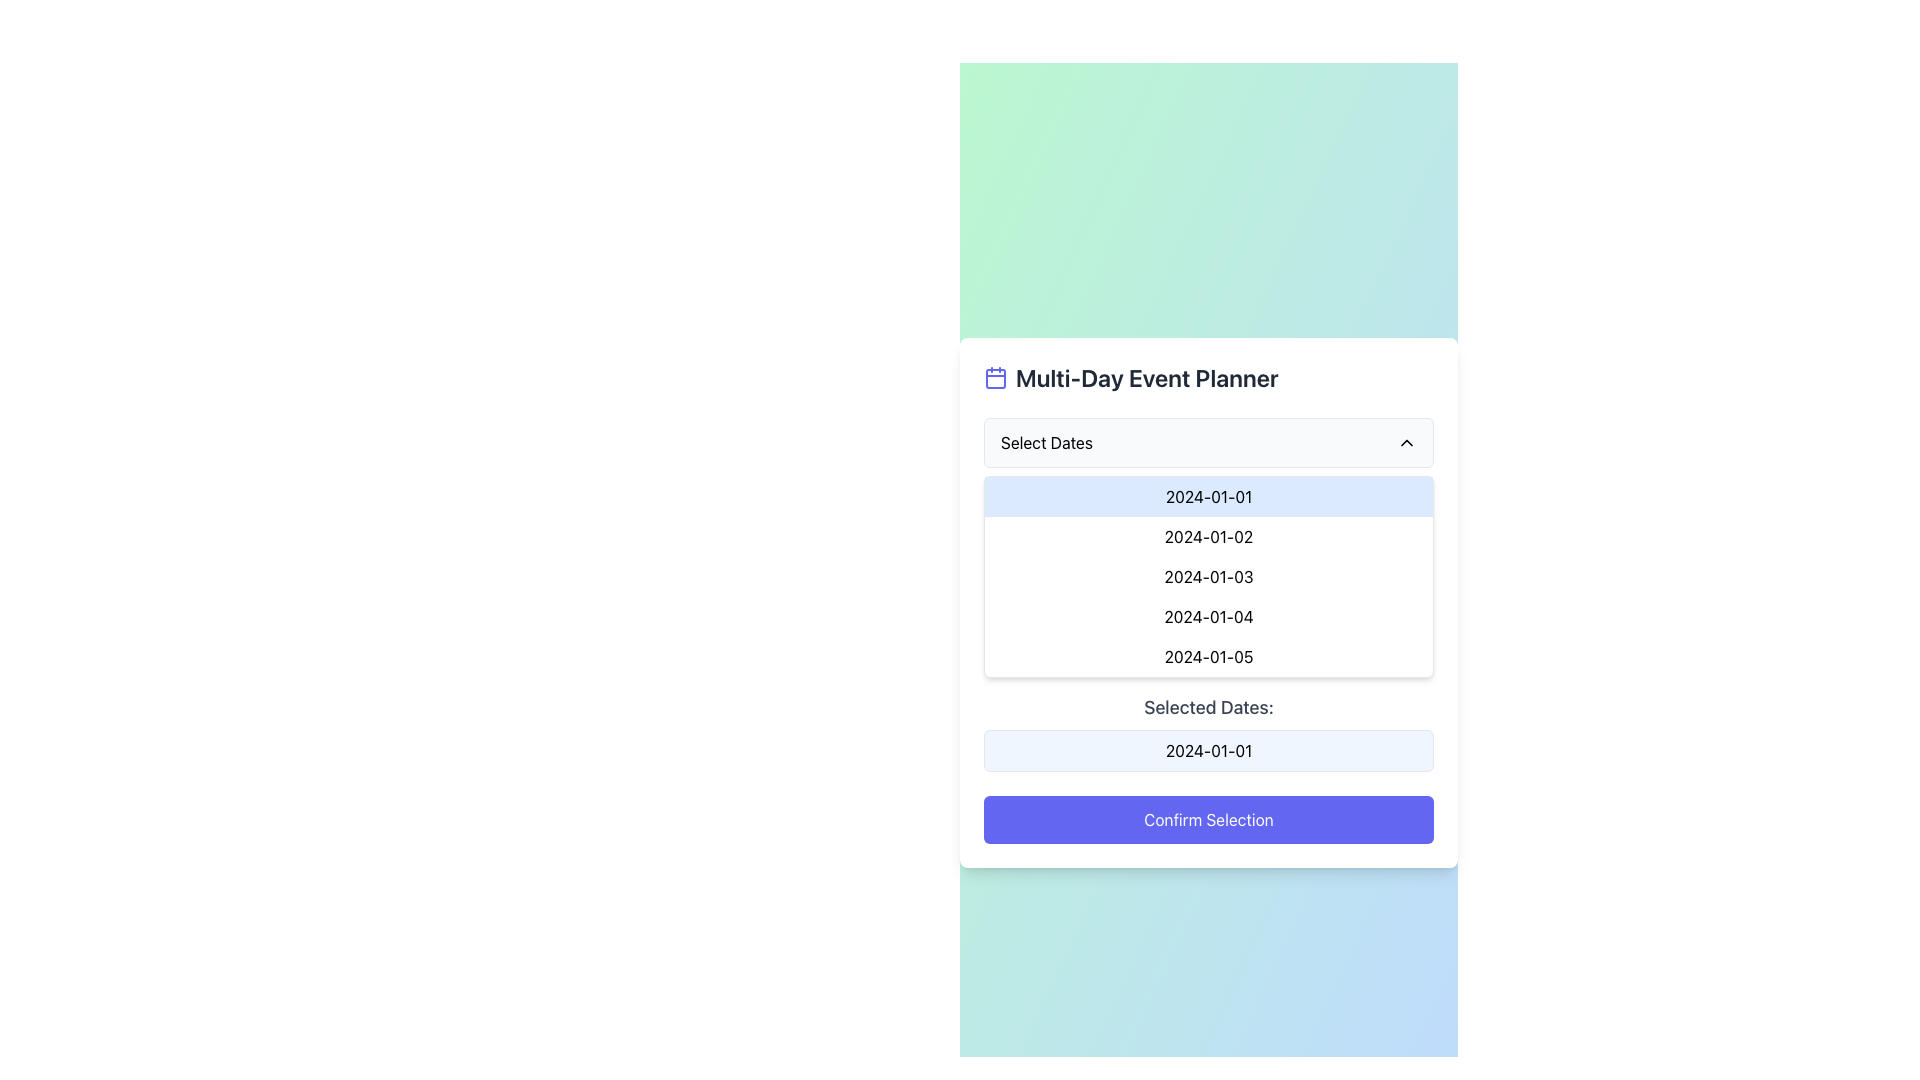 The height and width of the screenshot is (1080, 1920). Describe the element at coordinates (1208, 547) in the screenshot. I see `the selectable list item representing the date '2024-01-02' within the dropdown menu of the 'Multi-Day Event Planner' card` at that location.